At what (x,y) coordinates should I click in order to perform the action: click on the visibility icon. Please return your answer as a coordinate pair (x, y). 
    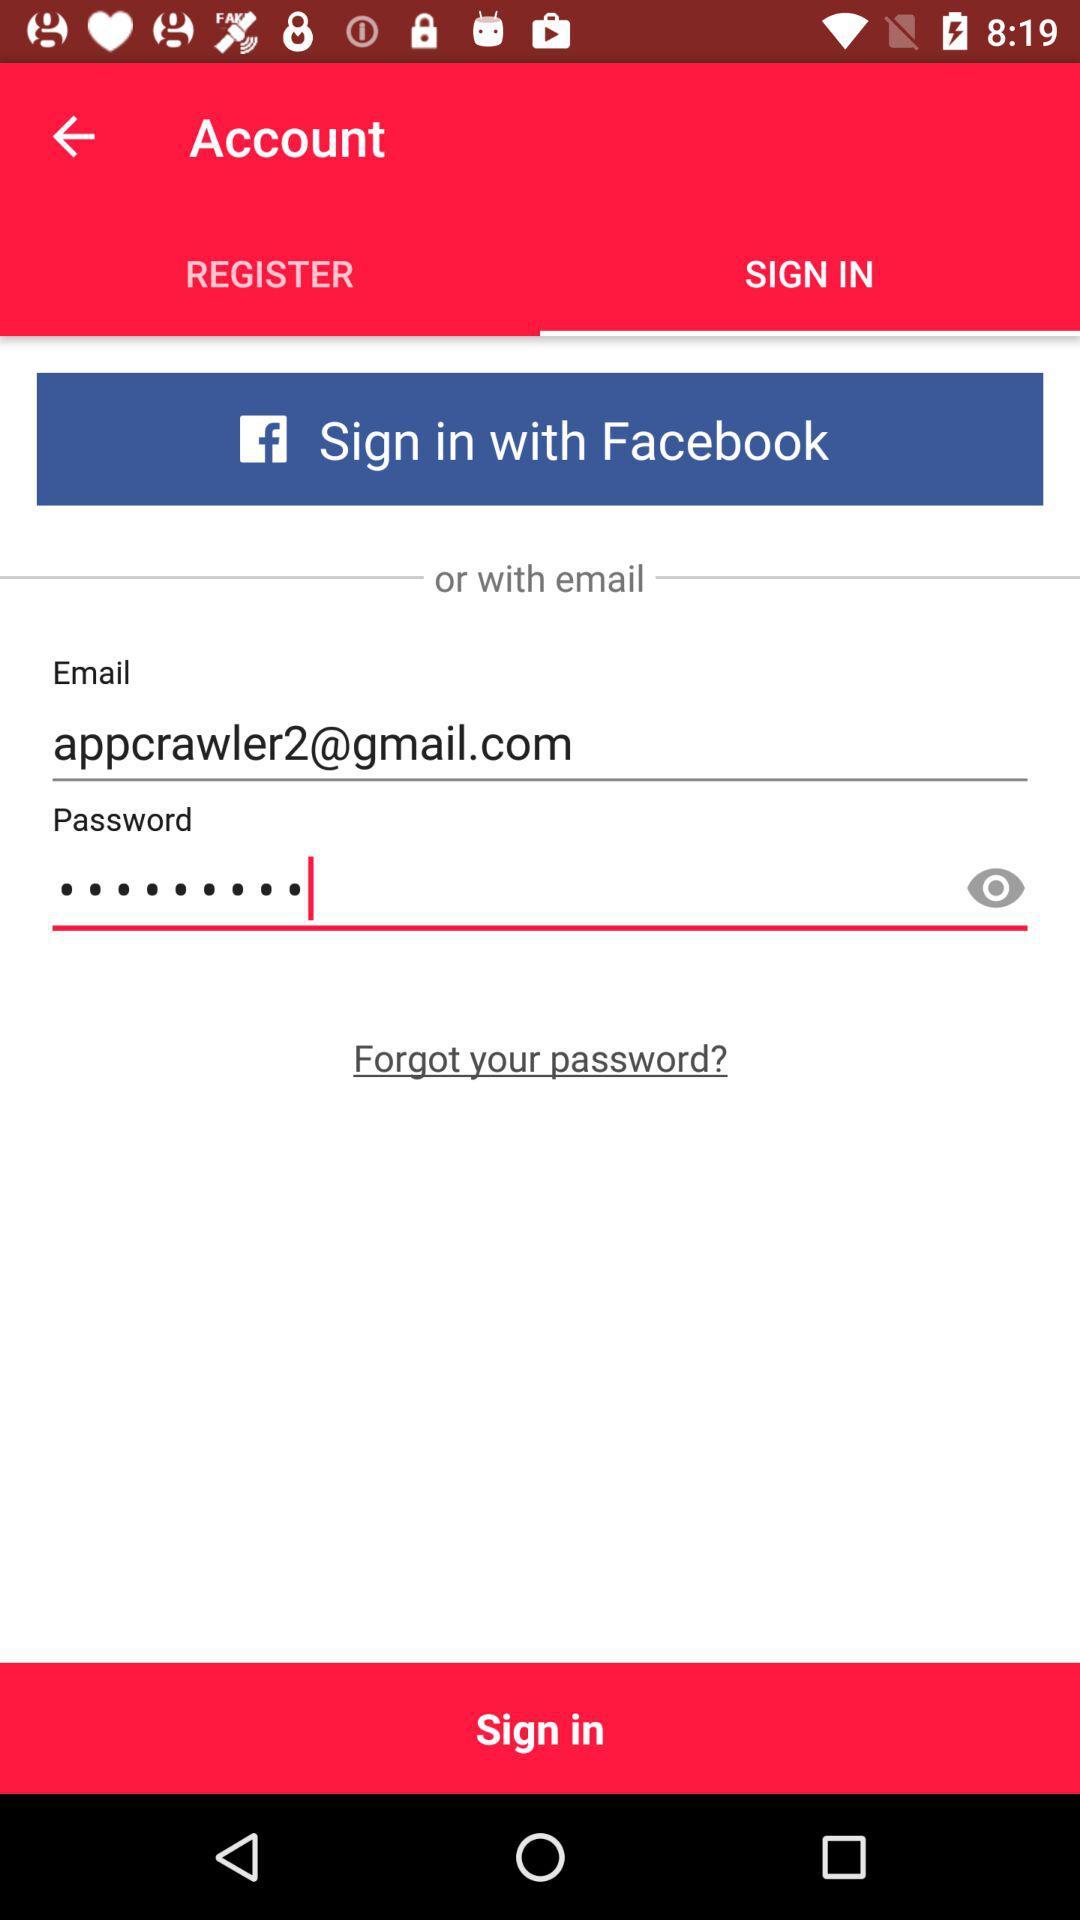
    Looking at the image, I should click on (995, 888).